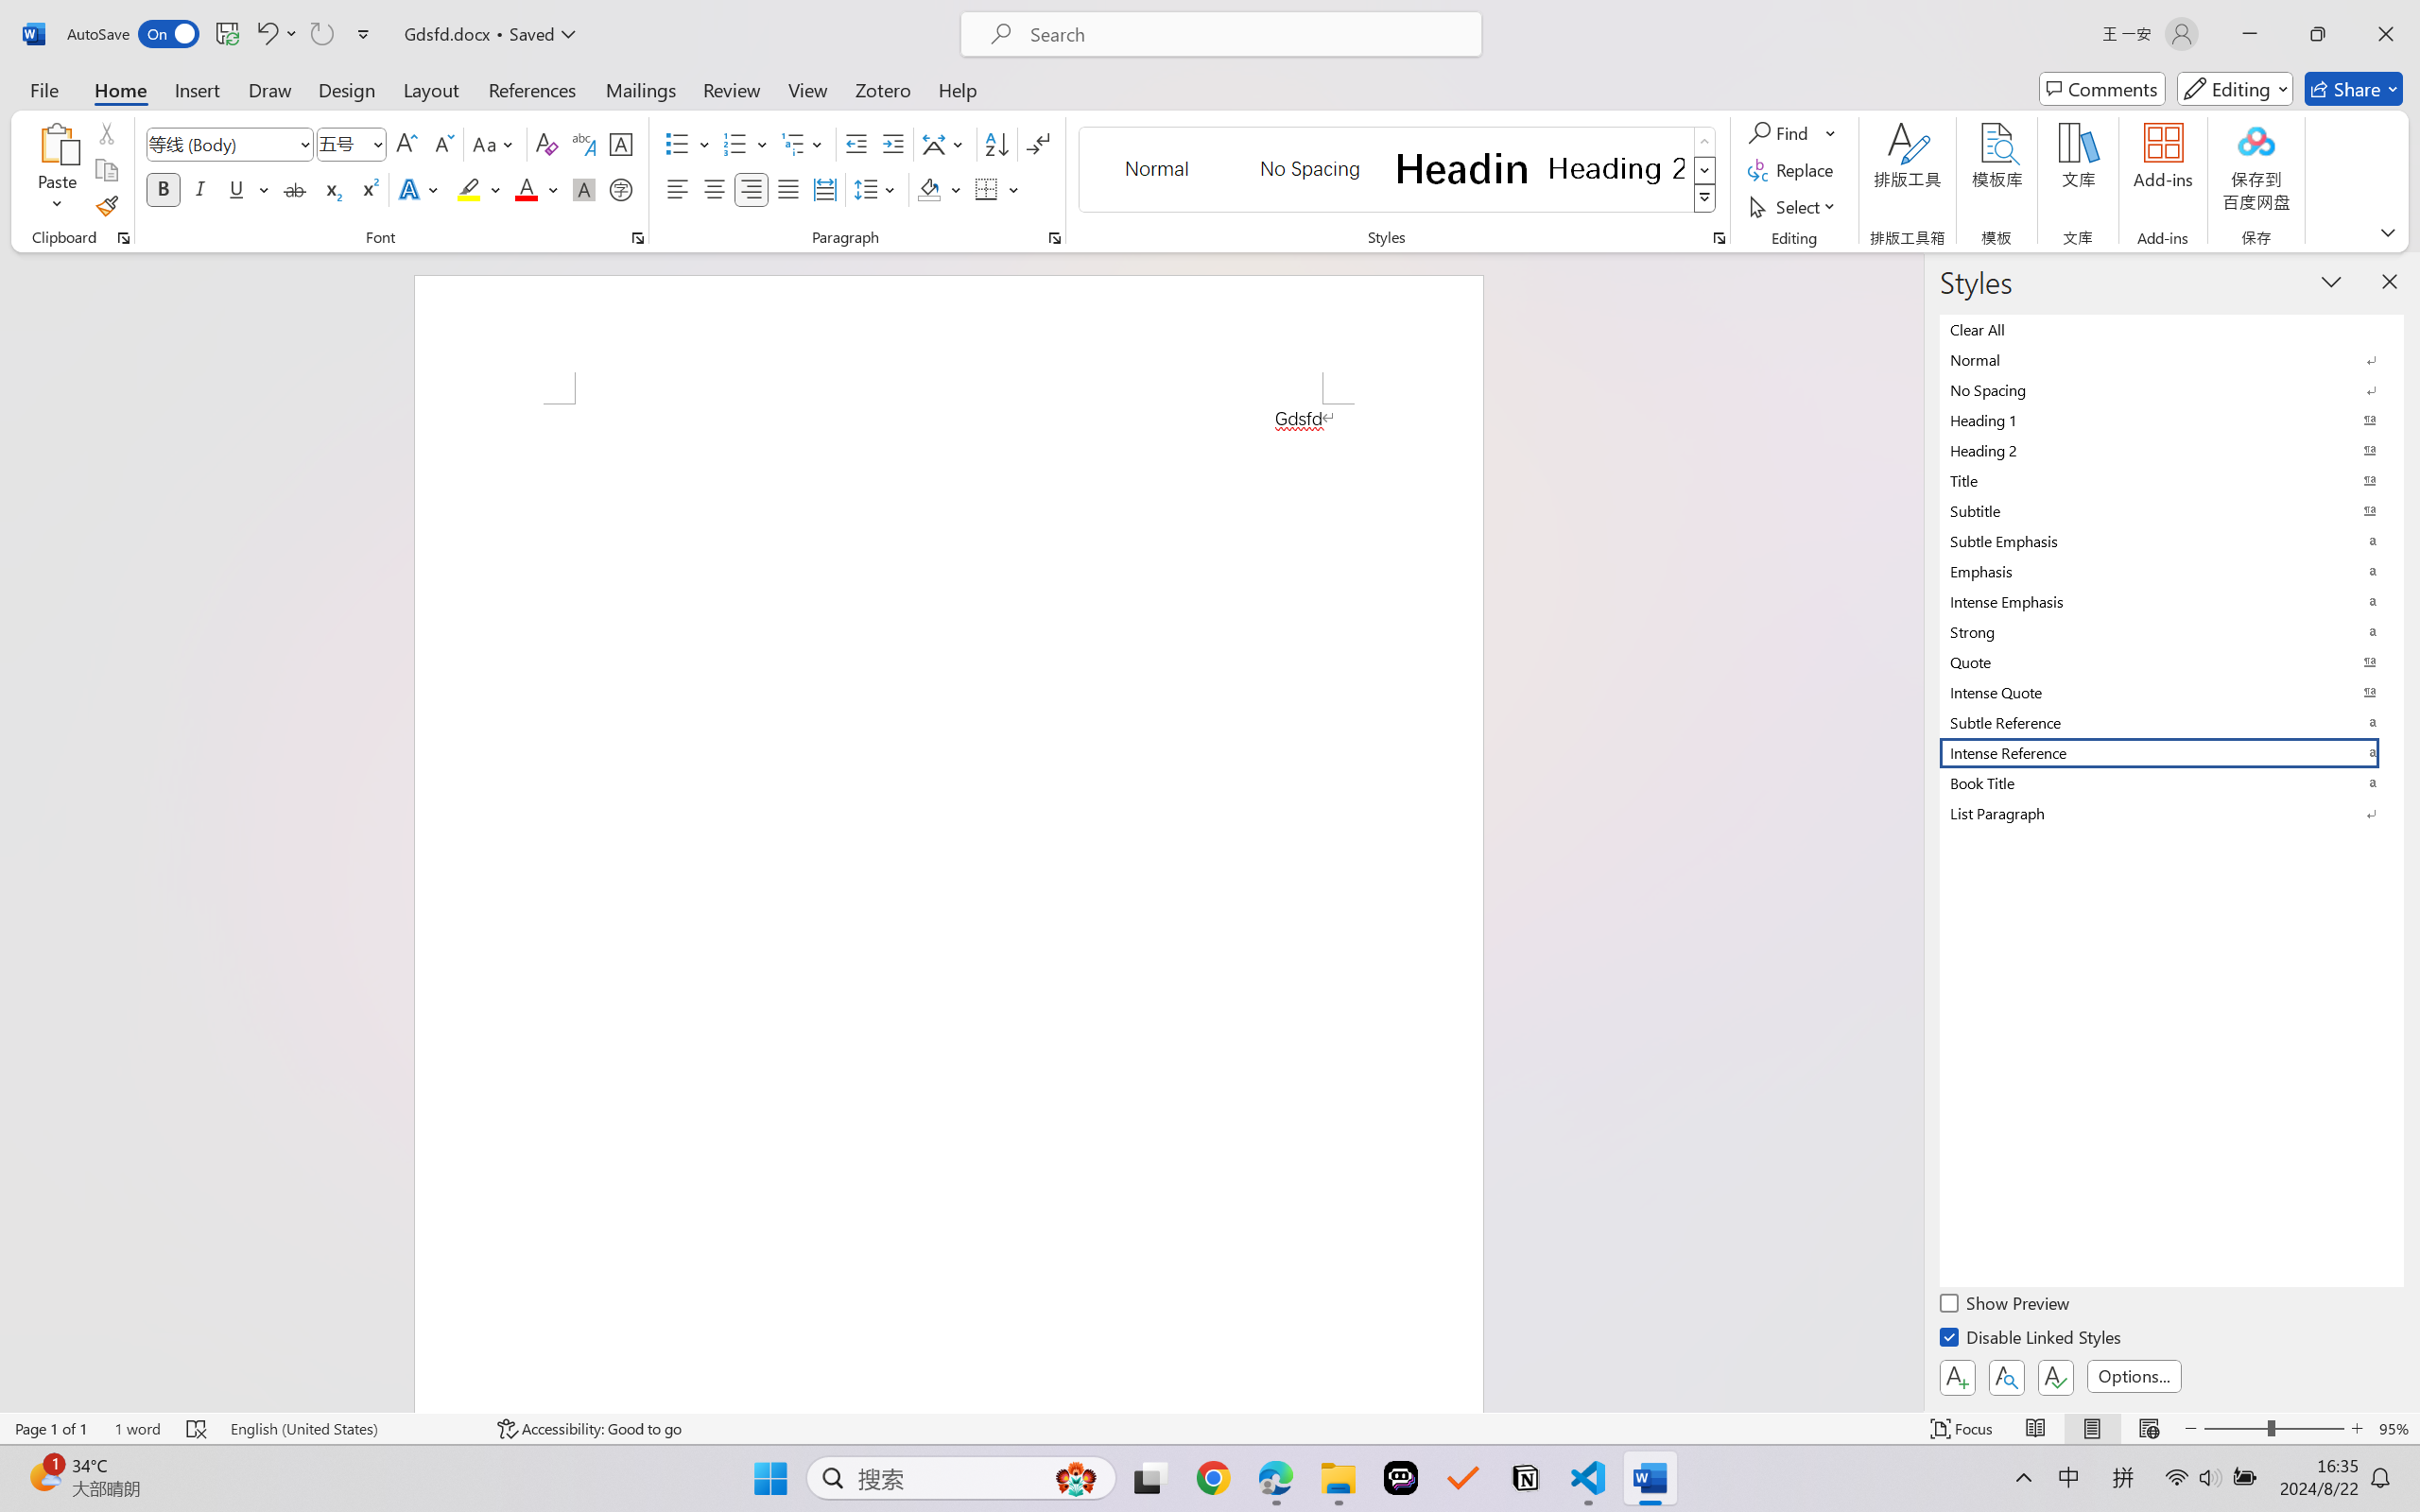  Describe the element at coordinates (122, 237) in the screenshot. I see `'Office Clipboard...'` at that location.